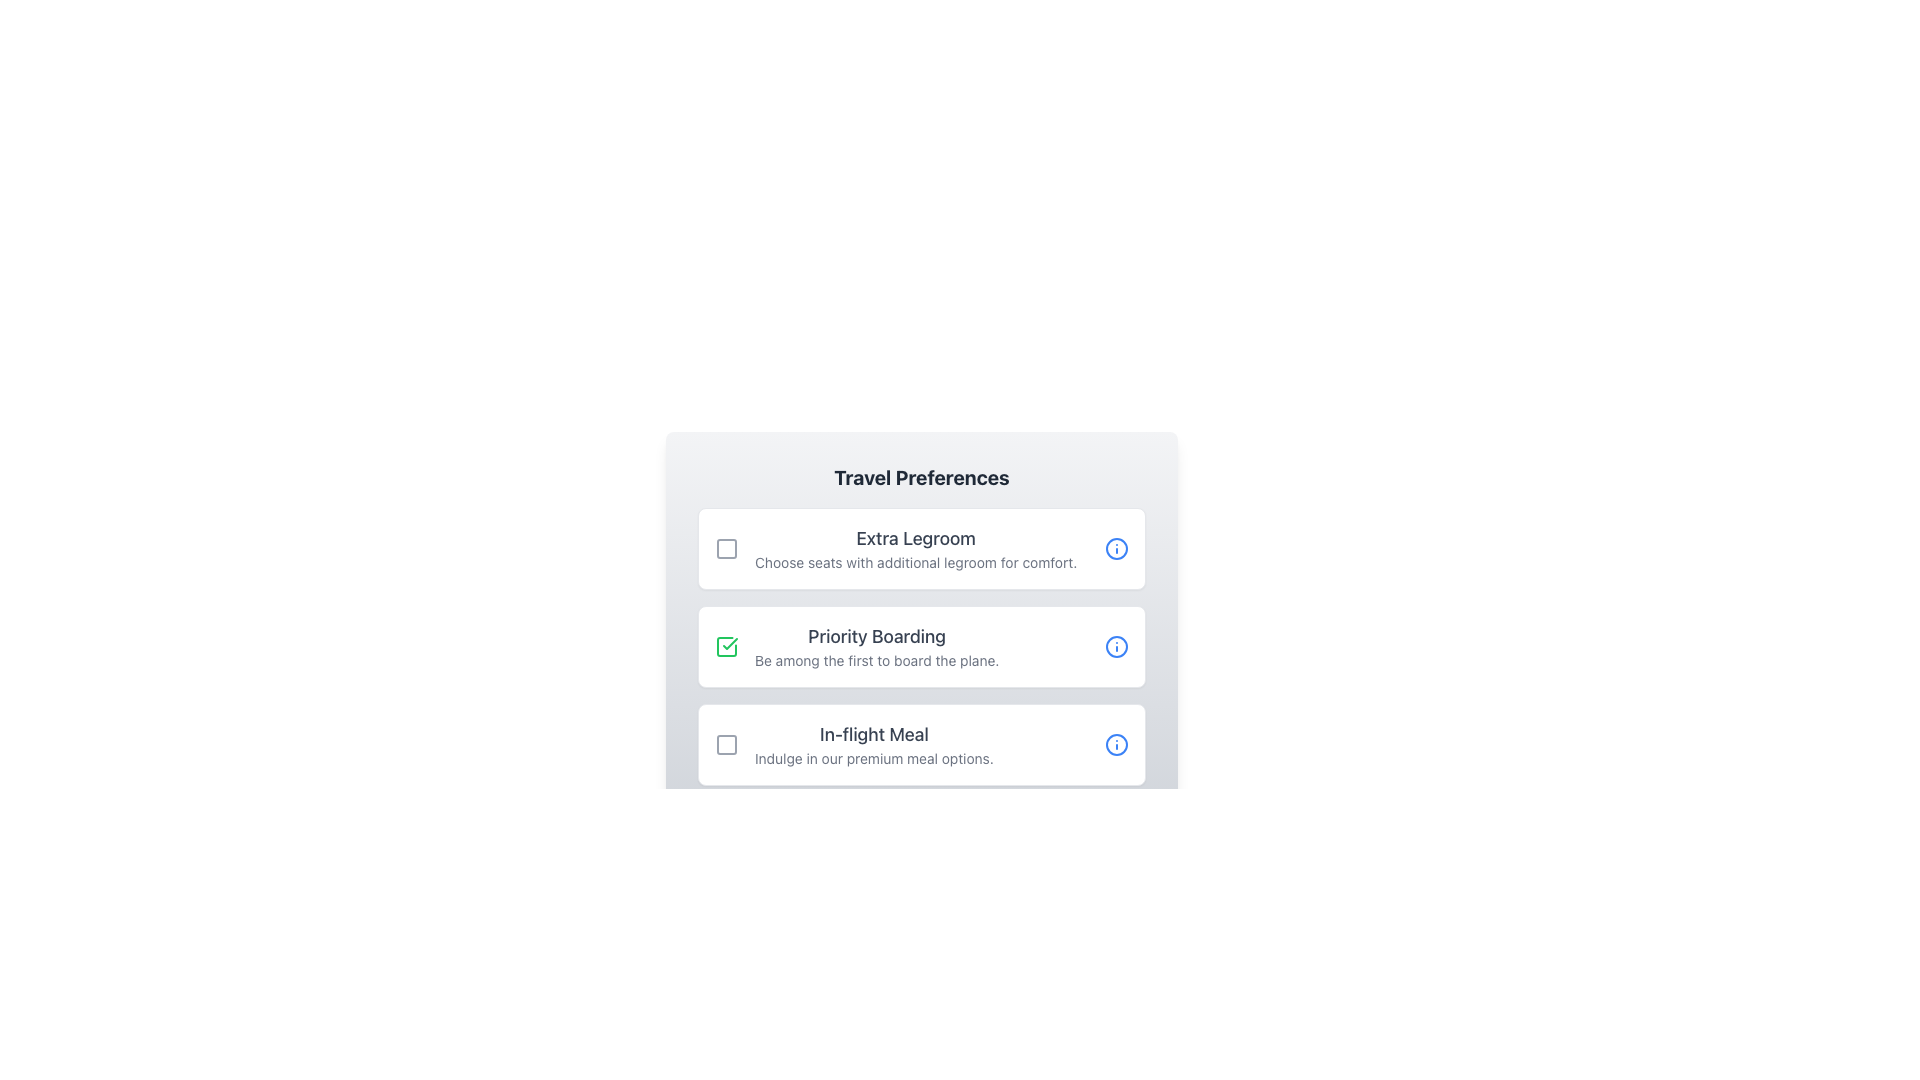 The height and width of the screenshot is (1080, 1920). I want to click on the informative text label that describes the option for selecting seats with additional legroom in the travel preferences section, so click(915, 548).